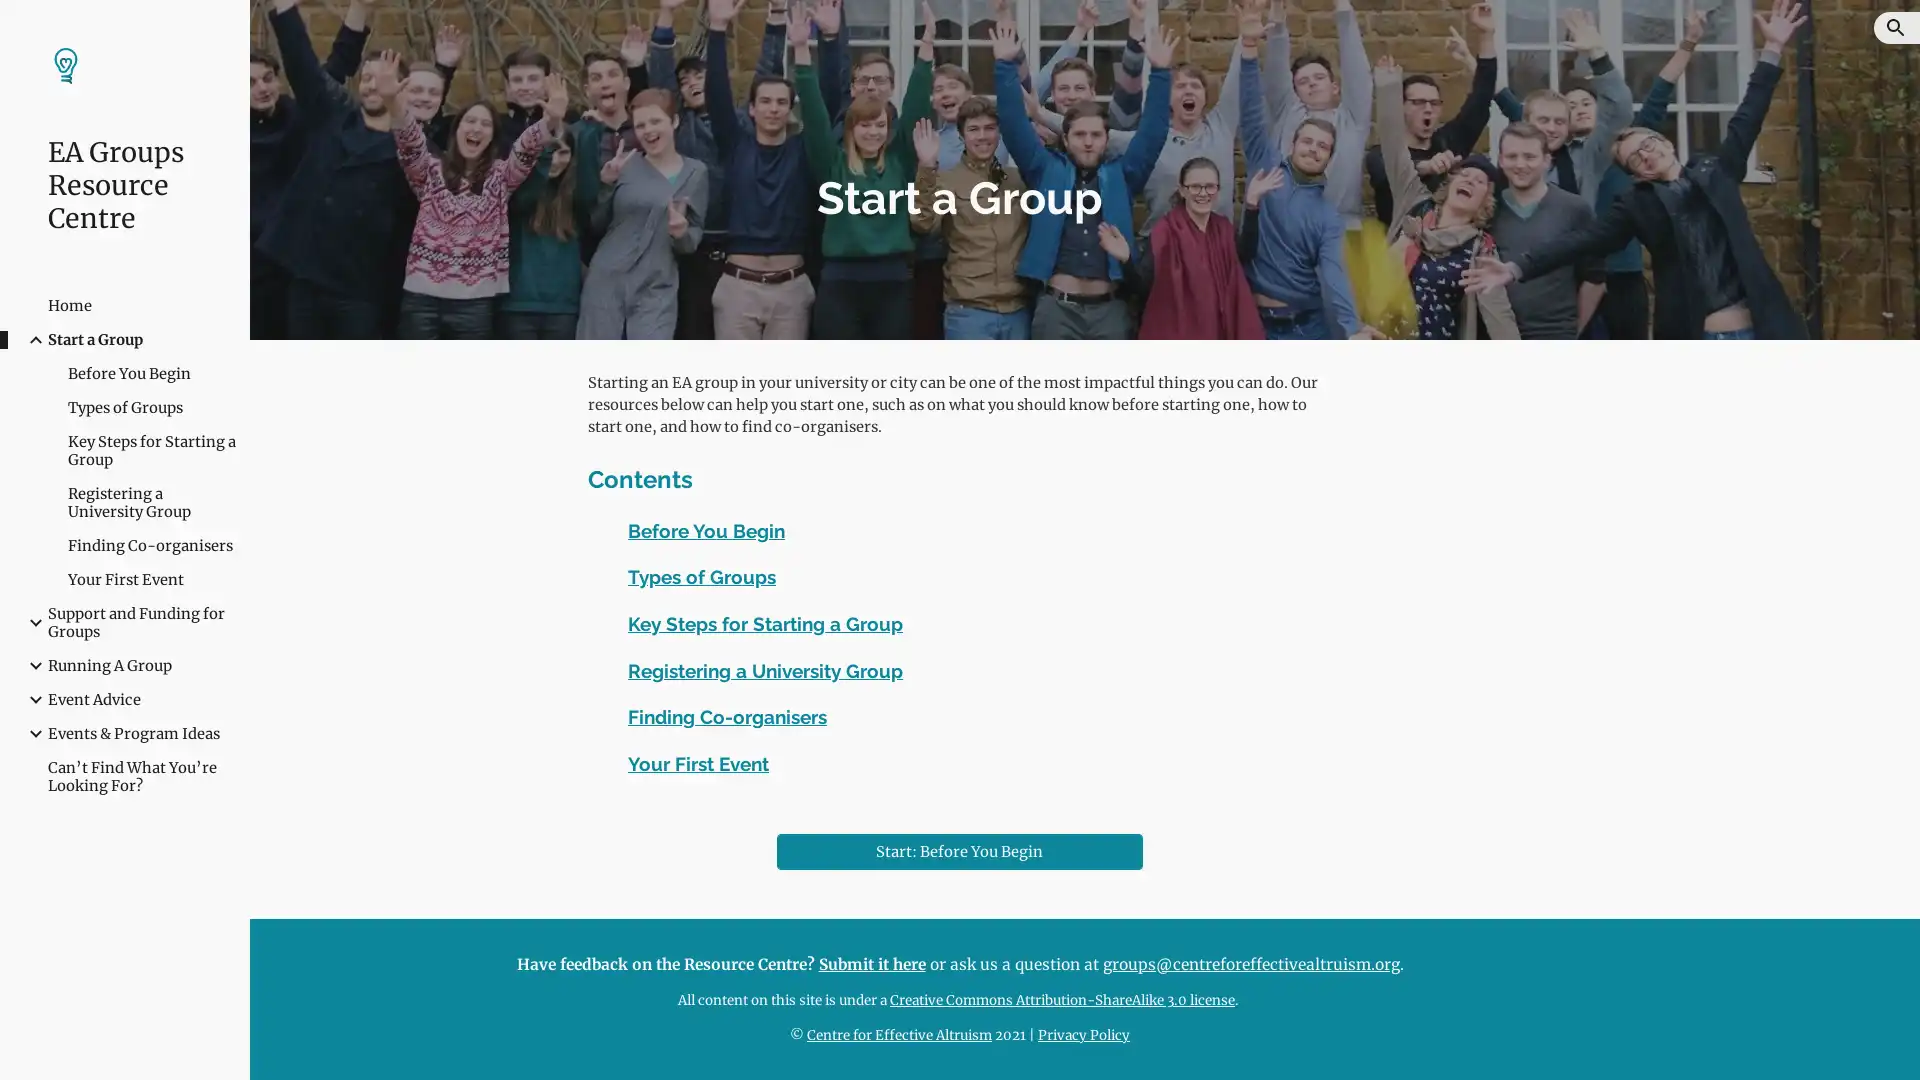  I want to click on Copy heading link, so click(1050, 670).